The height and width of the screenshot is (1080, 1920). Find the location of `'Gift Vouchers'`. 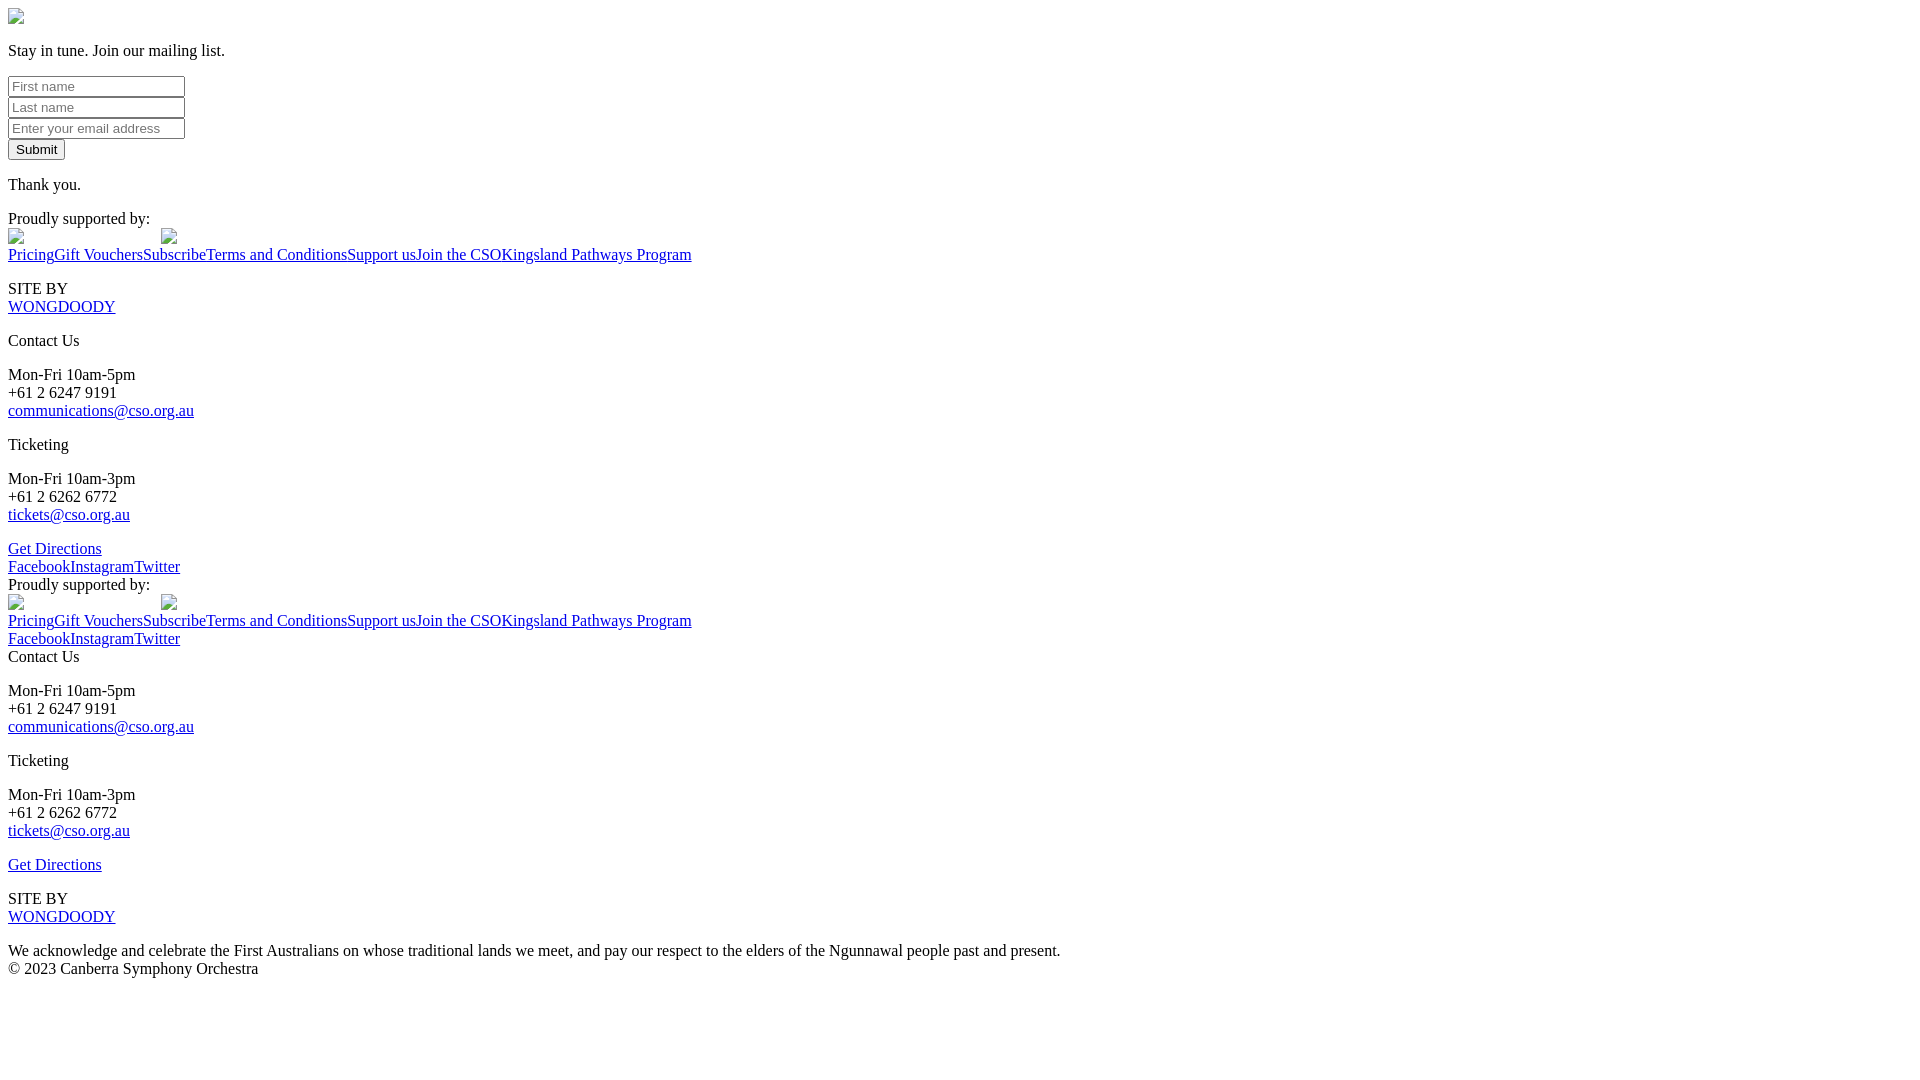

'Gift Vouchers' is located at coordinates (53, 253).